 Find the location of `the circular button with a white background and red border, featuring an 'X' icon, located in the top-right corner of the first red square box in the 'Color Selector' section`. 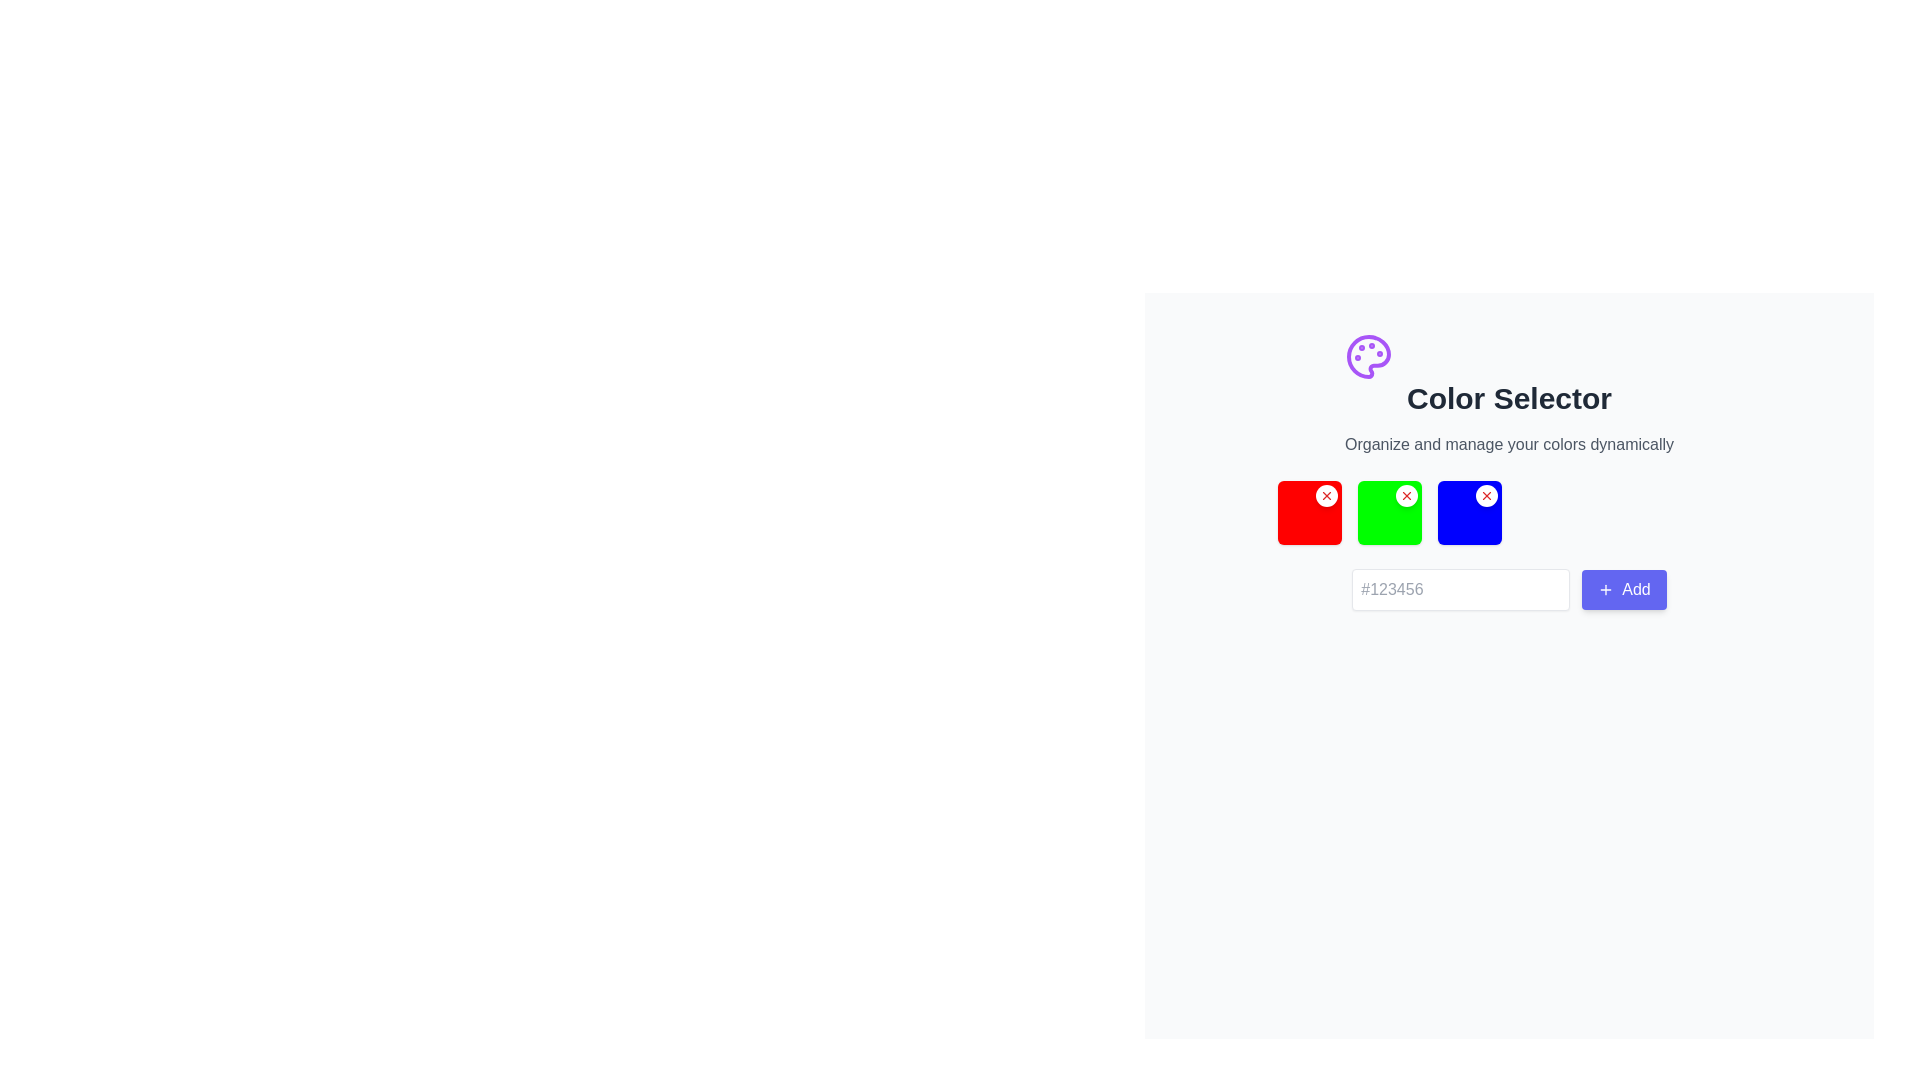

the circular button with a white background and red border, featuring an 'X' icon, located in the top-right corner of the first red square box in the 'Color Selector' section is located at coordinates (1326, 495).